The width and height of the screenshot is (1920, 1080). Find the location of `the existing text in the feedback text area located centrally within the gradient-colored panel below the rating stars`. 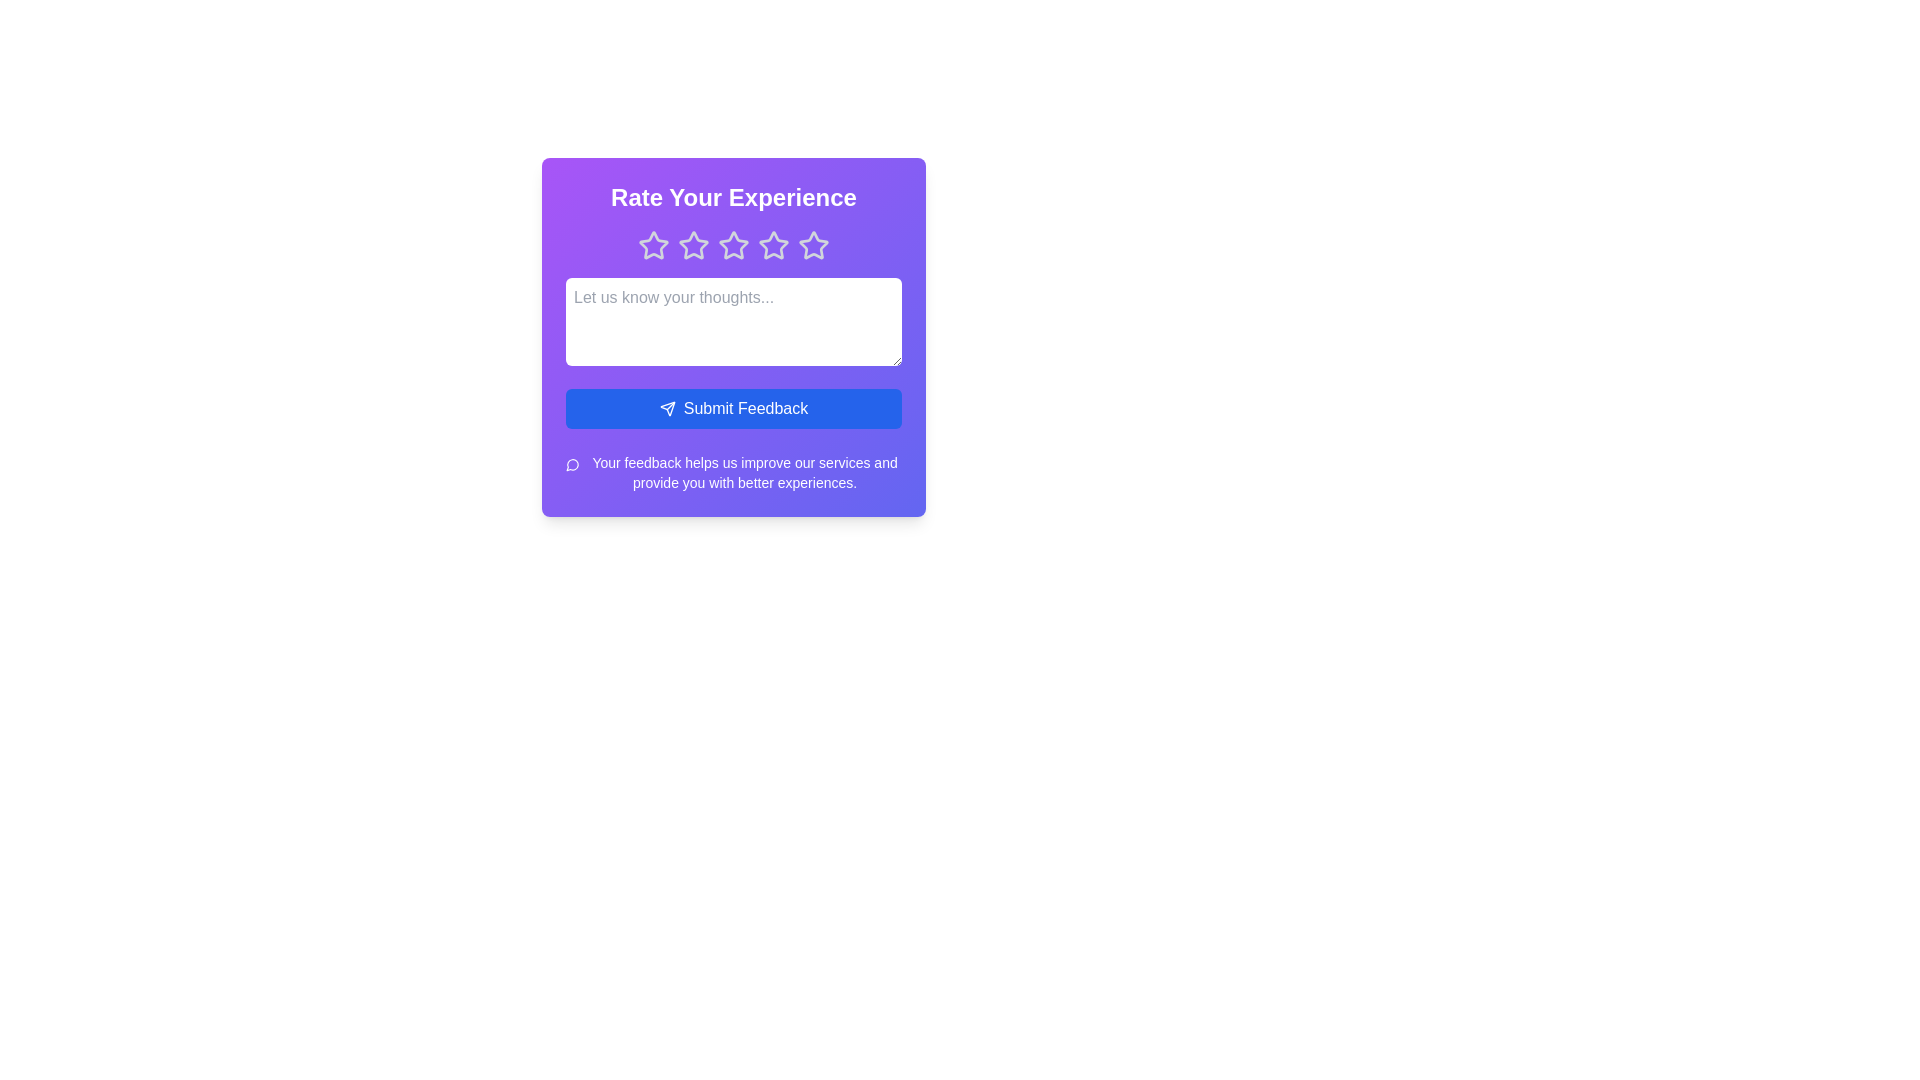

the existing text in the feedback text area located centrally within the gradient-colored panel below the rating stars is located at coordinates (733, 320).